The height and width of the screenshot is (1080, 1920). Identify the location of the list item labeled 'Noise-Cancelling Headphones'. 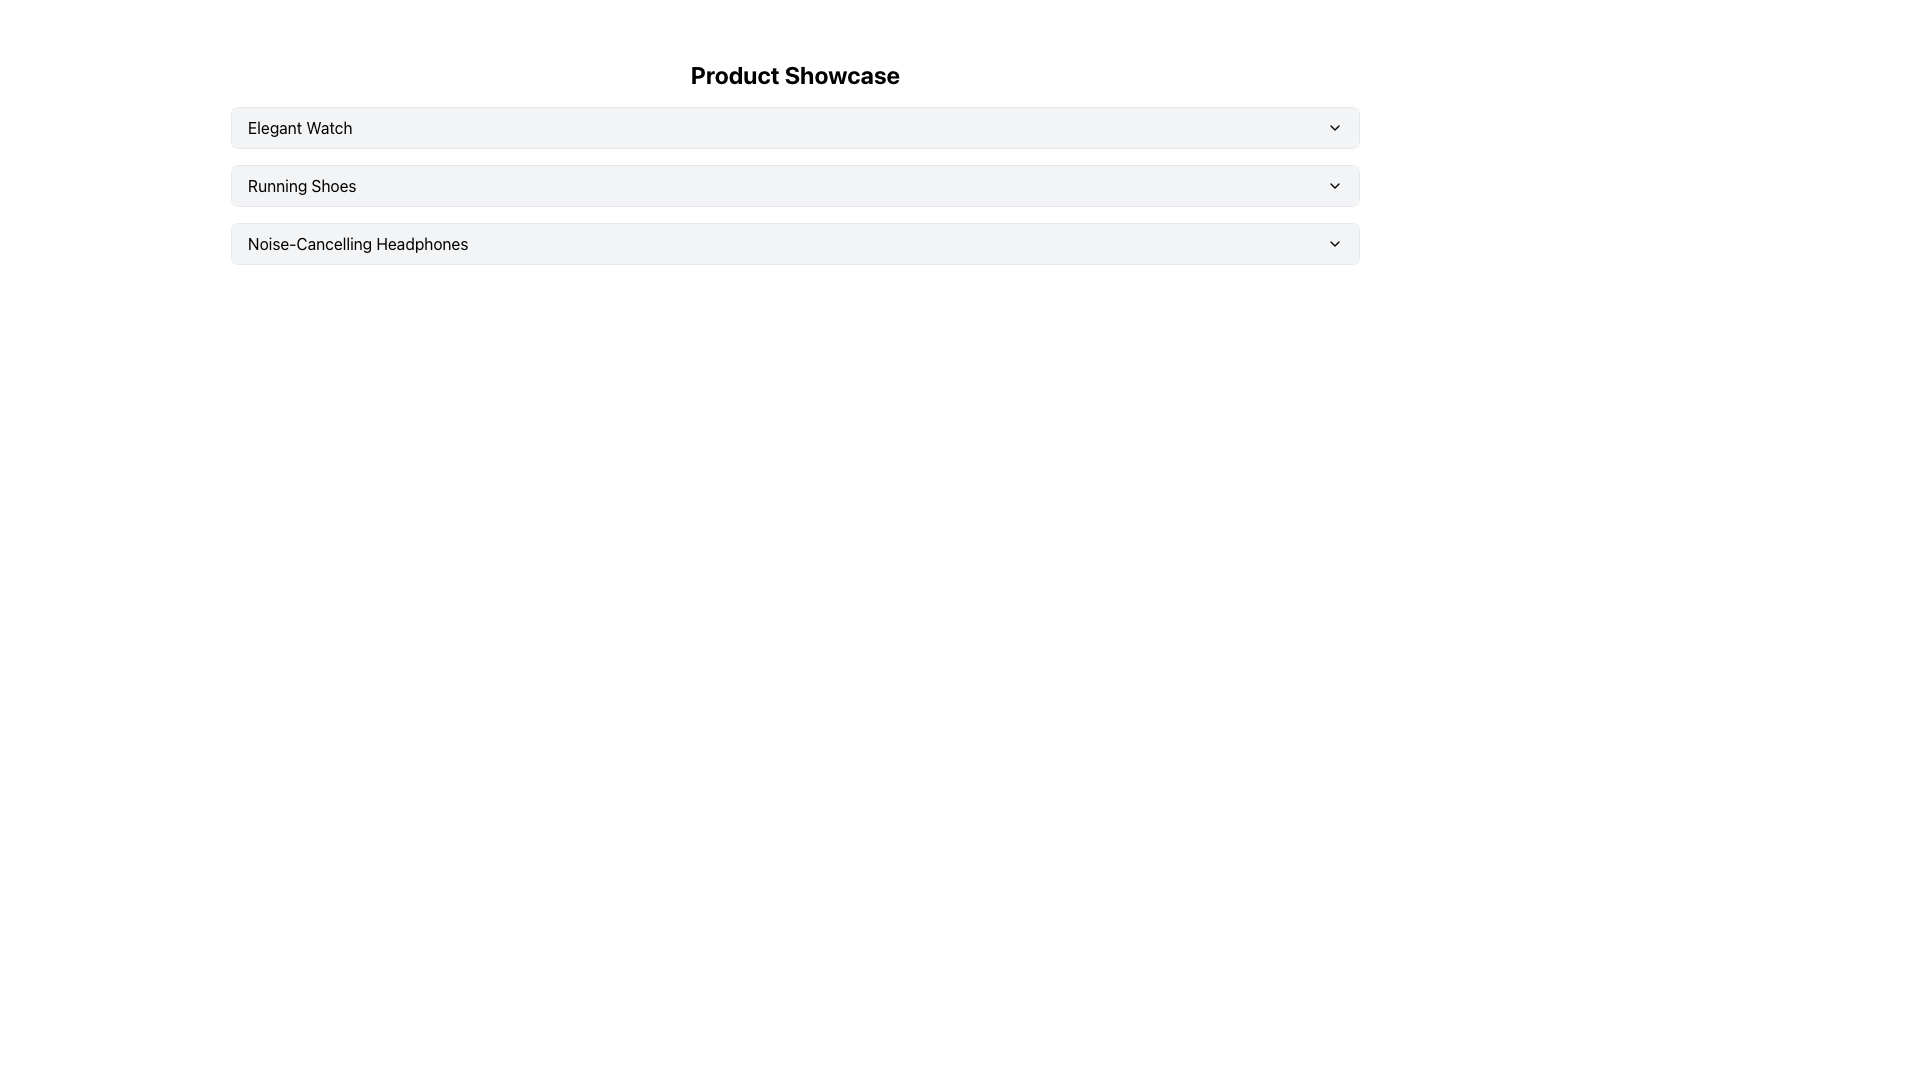
(794, 242).